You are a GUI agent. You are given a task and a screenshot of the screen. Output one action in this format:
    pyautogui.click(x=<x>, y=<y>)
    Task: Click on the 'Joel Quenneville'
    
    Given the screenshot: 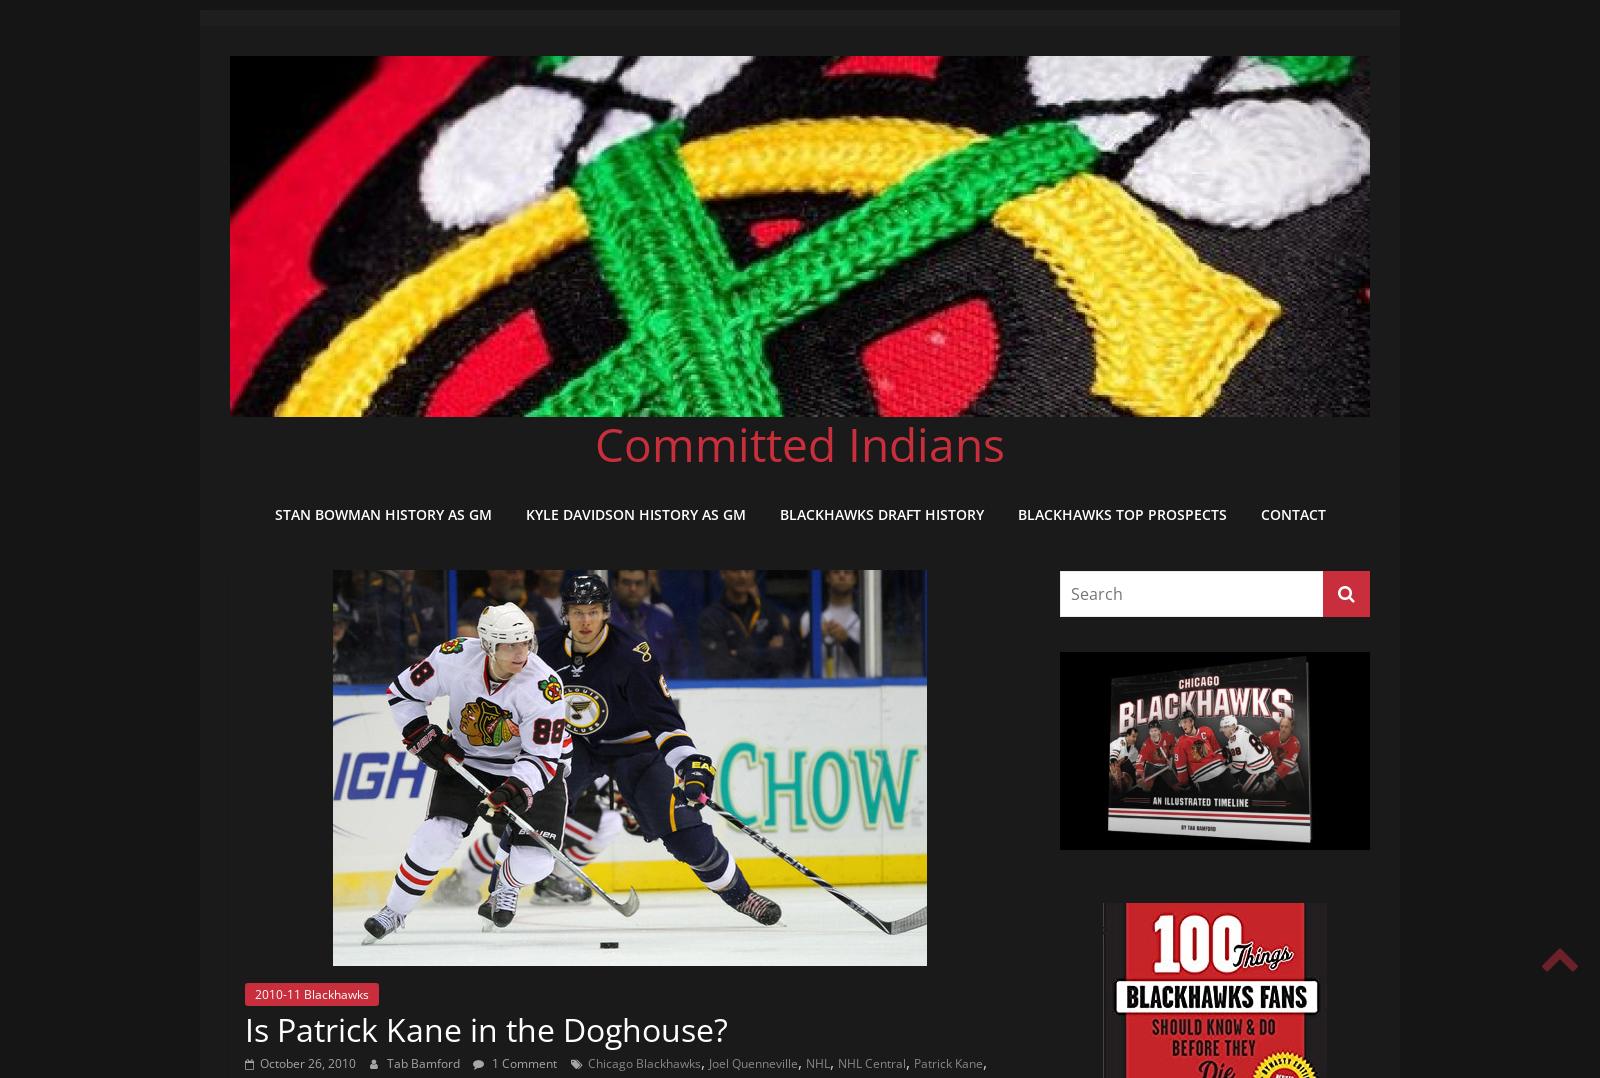 What is the action you would take?
    pyautogui.click(x=753, y=1062)
    